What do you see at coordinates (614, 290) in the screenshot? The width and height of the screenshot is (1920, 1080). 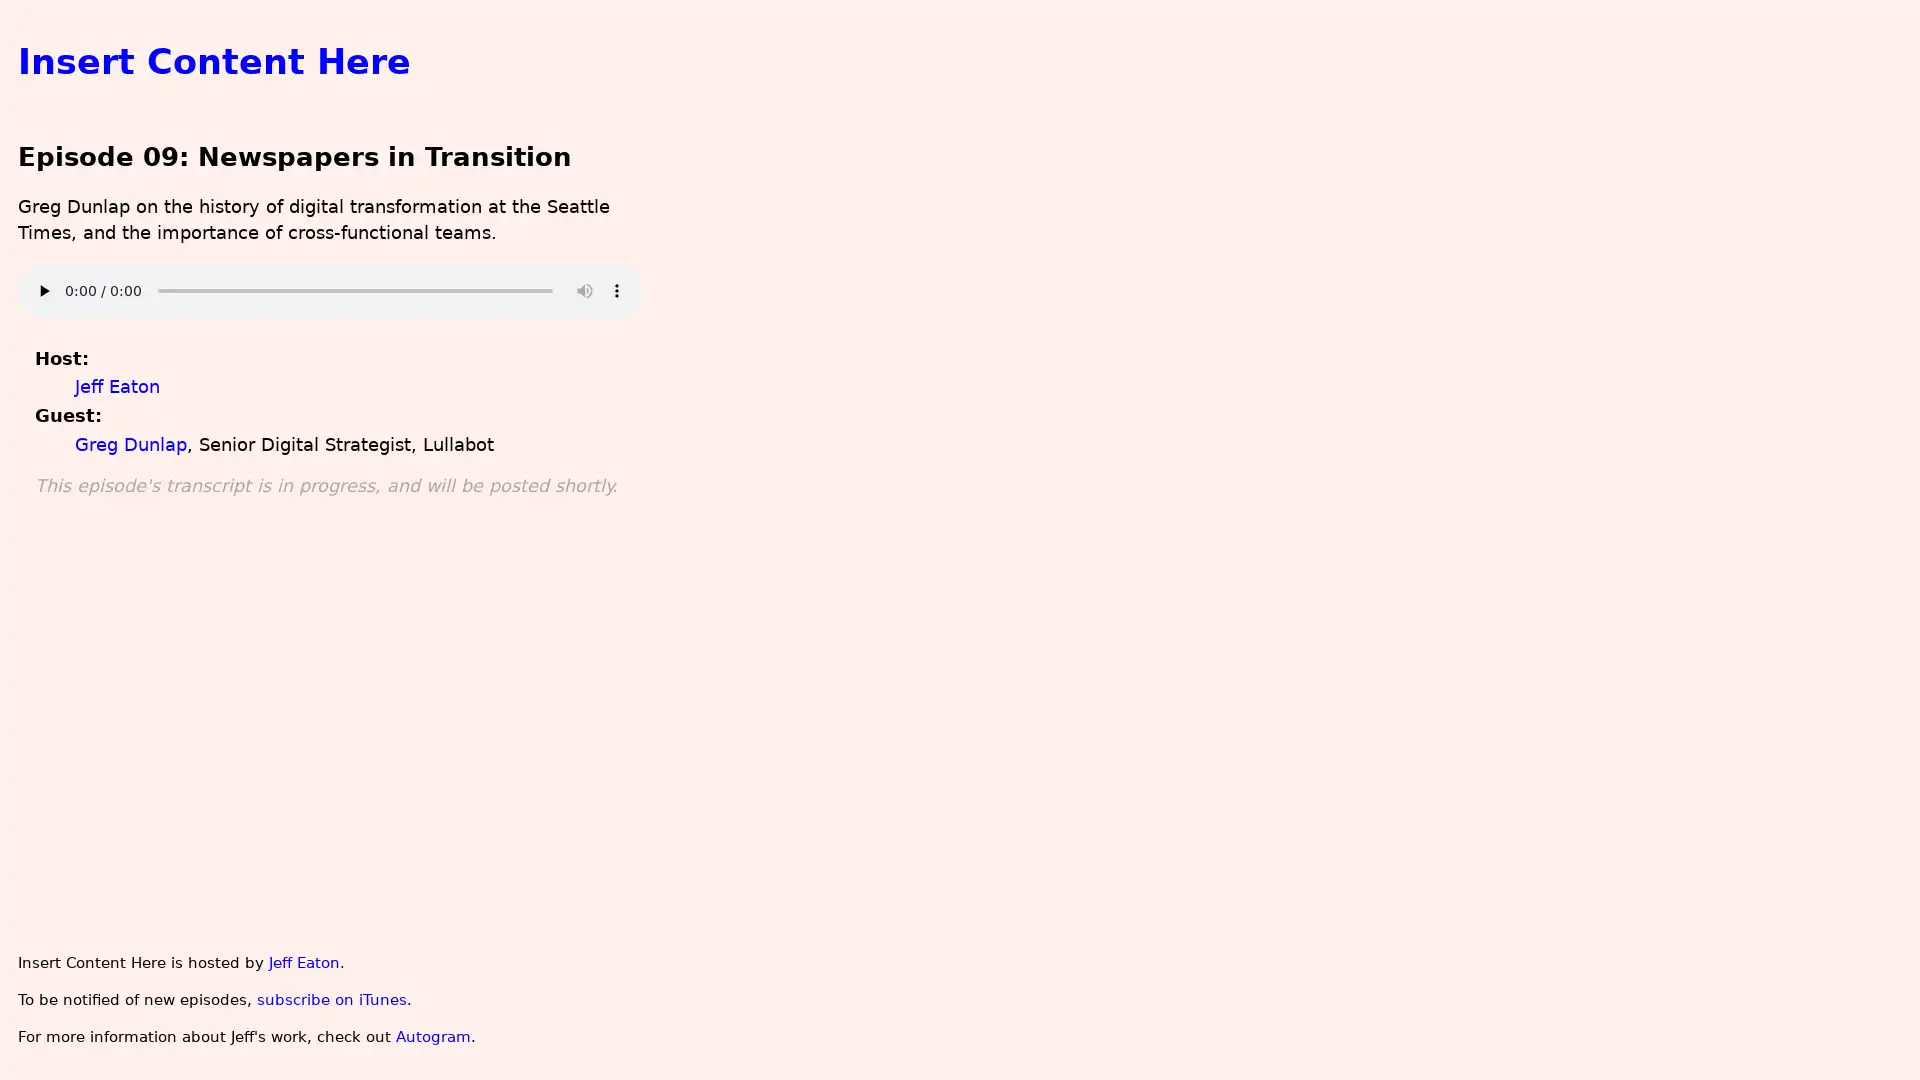 I see `show more media controls` at bounding box center [614, 290].